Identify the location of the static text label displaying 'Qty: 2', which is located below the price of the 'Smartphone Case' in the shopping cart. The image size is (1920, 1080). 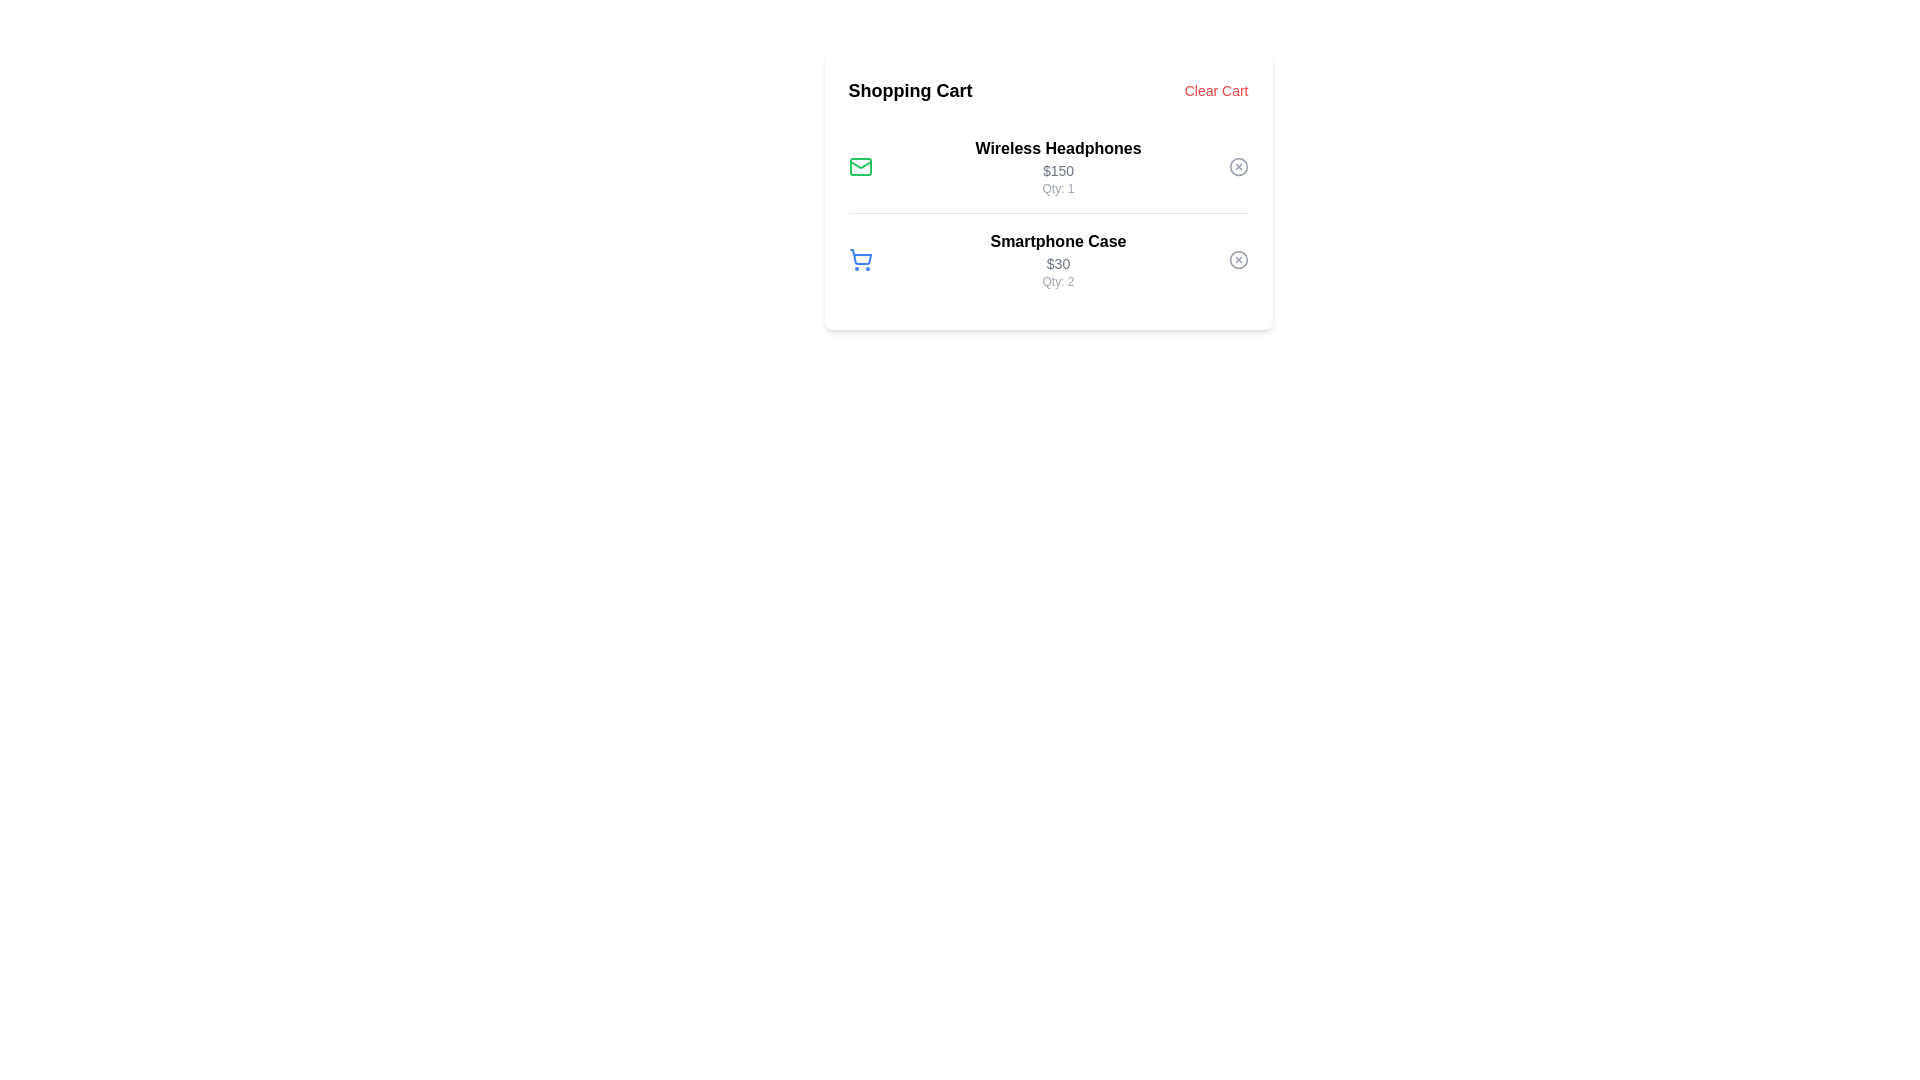
(1057, 281).